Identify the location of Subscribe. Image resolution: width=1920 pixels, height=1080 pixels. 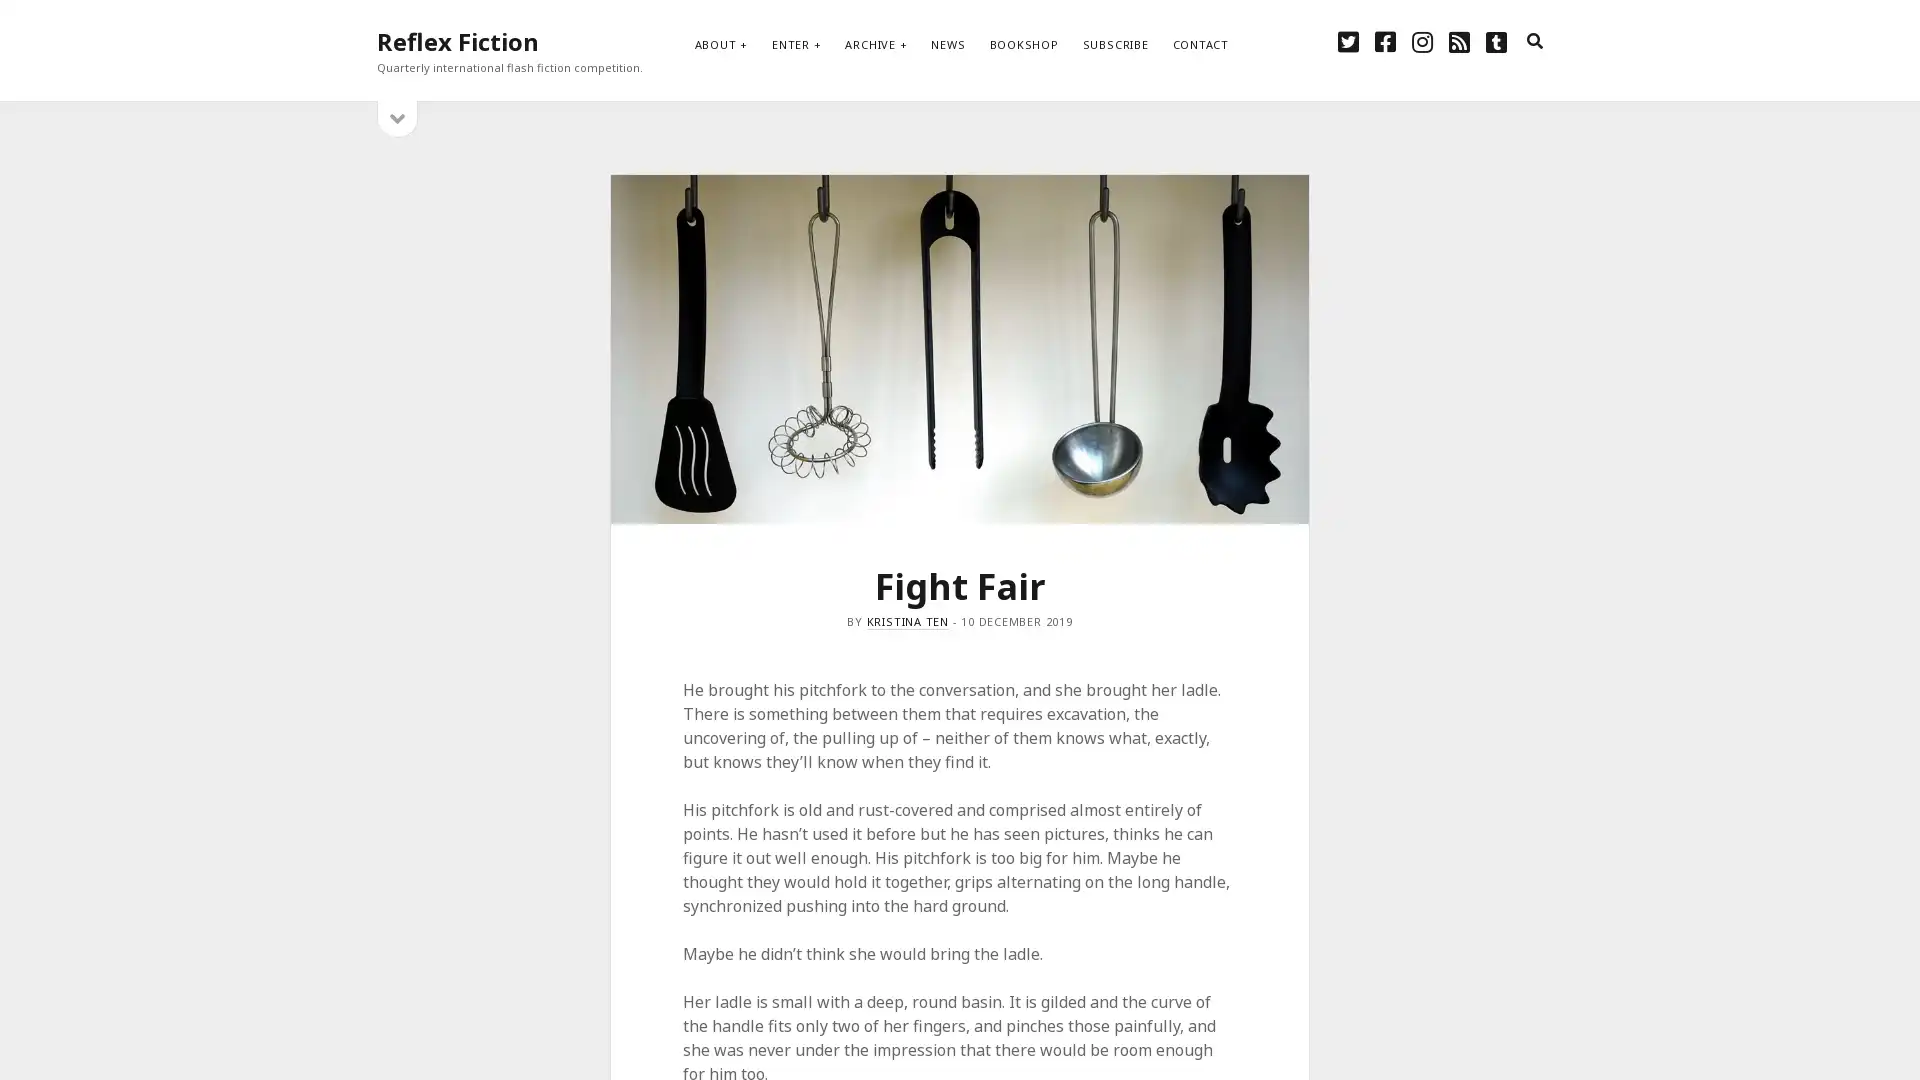
(1207, 231).